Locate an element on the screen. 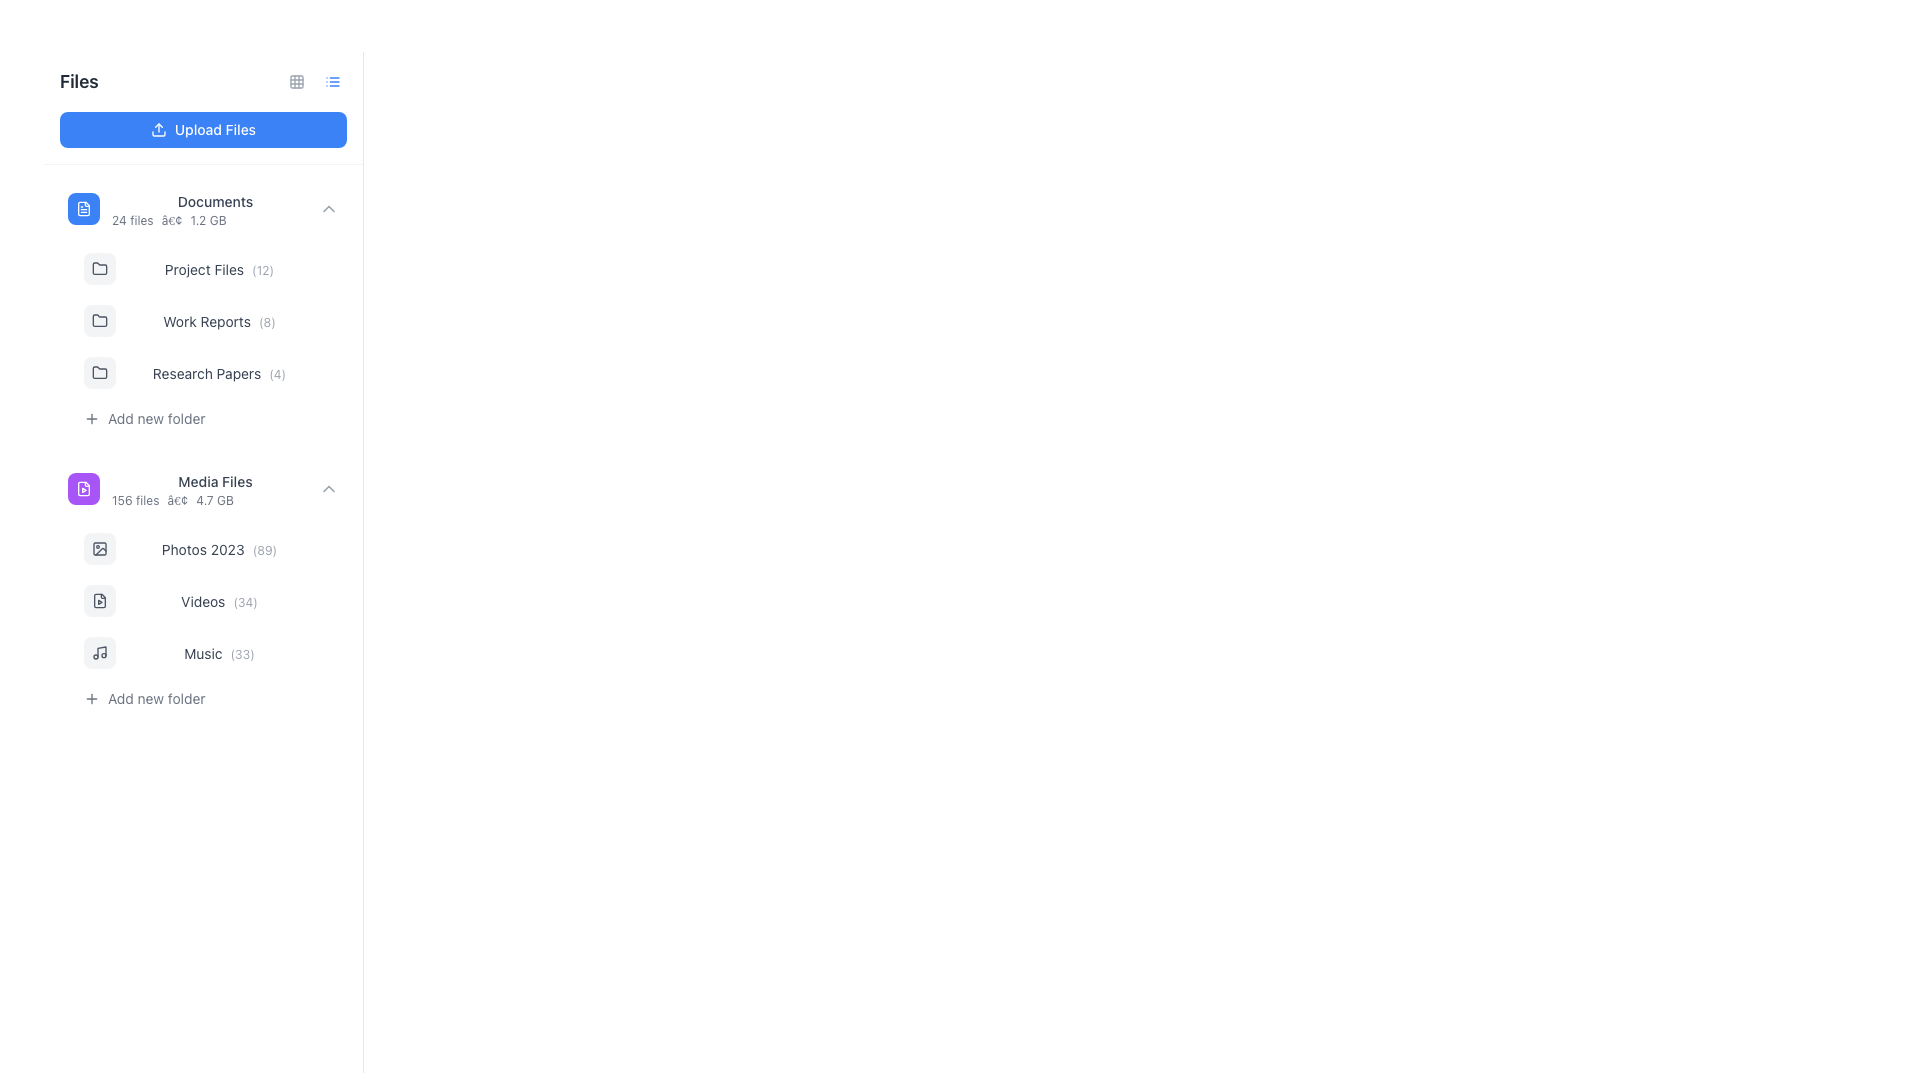 This screenshot has height=1080, width=1920. the small grid icon in the upper right corner of the interface is located at coordinates (296, 80).